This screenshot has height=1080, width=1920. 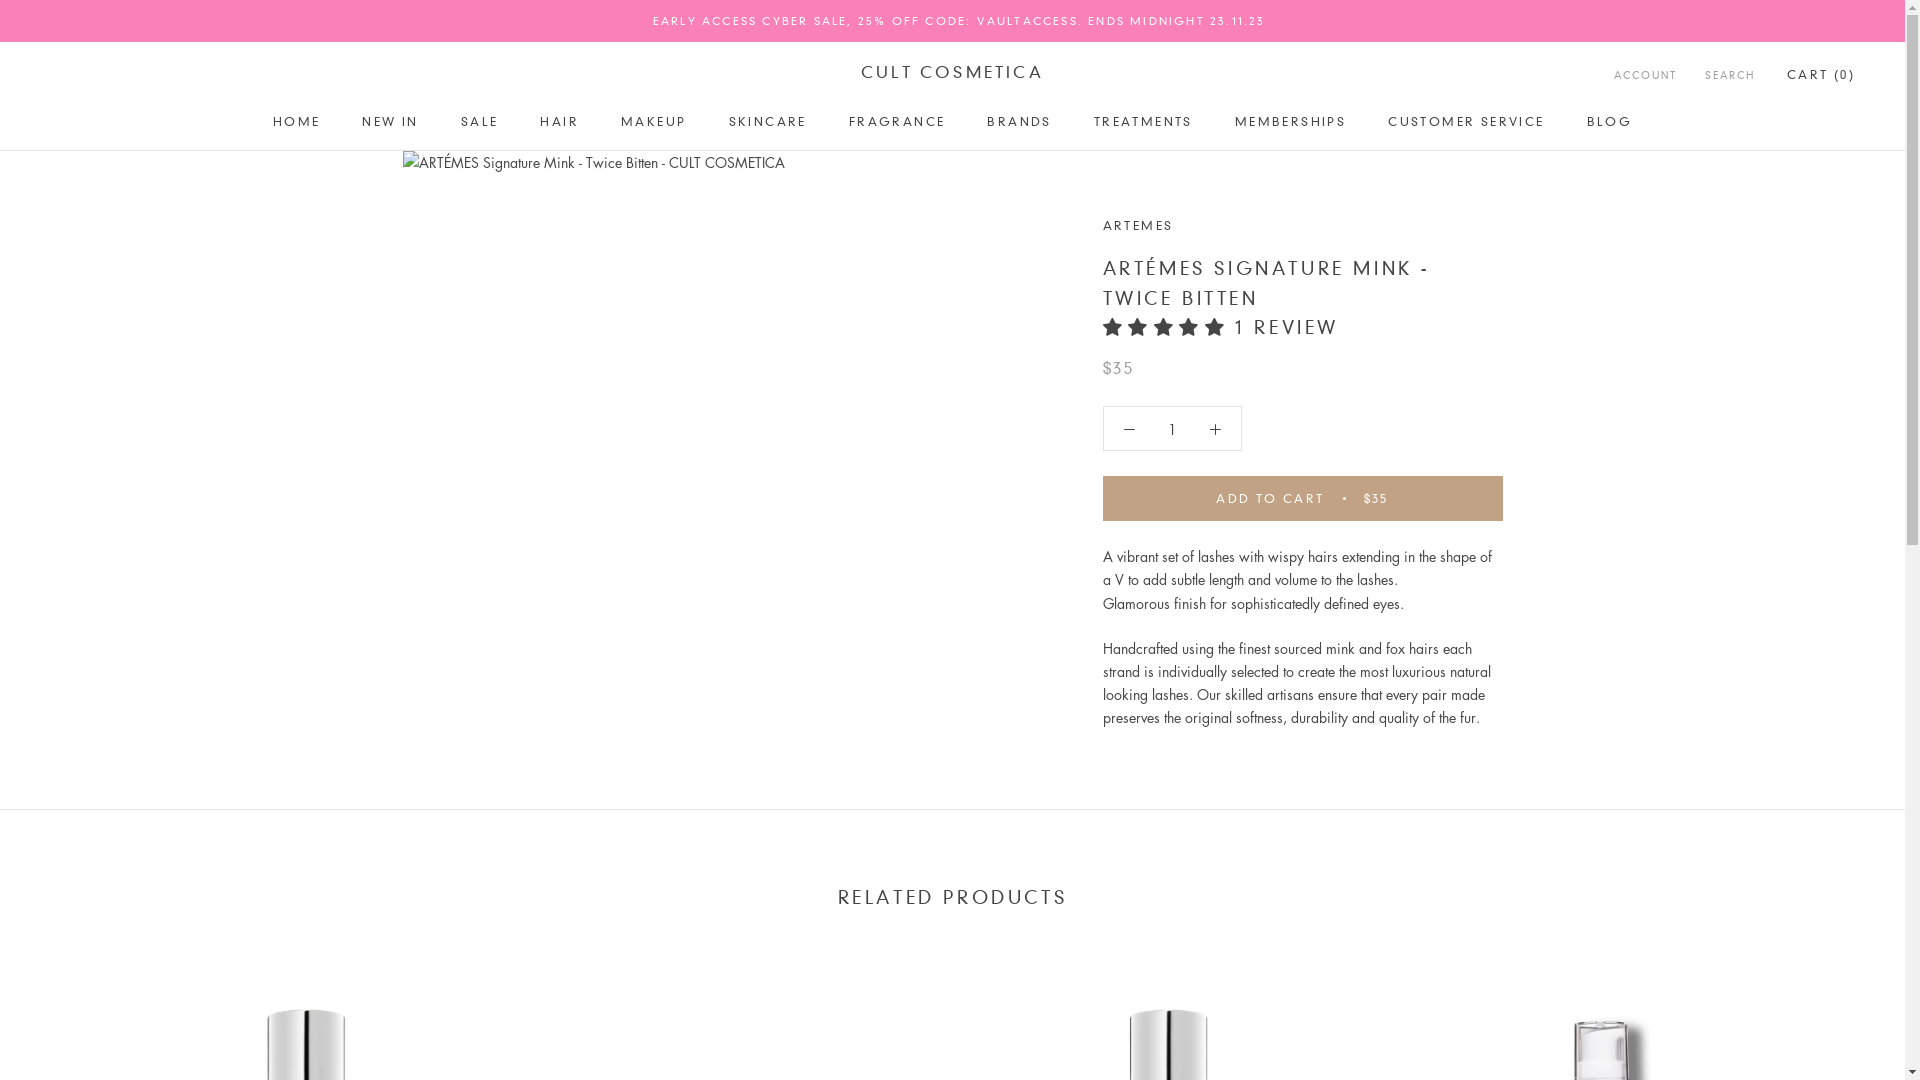 I want to click on 'SEARCH', so click(x=1728, y=75).